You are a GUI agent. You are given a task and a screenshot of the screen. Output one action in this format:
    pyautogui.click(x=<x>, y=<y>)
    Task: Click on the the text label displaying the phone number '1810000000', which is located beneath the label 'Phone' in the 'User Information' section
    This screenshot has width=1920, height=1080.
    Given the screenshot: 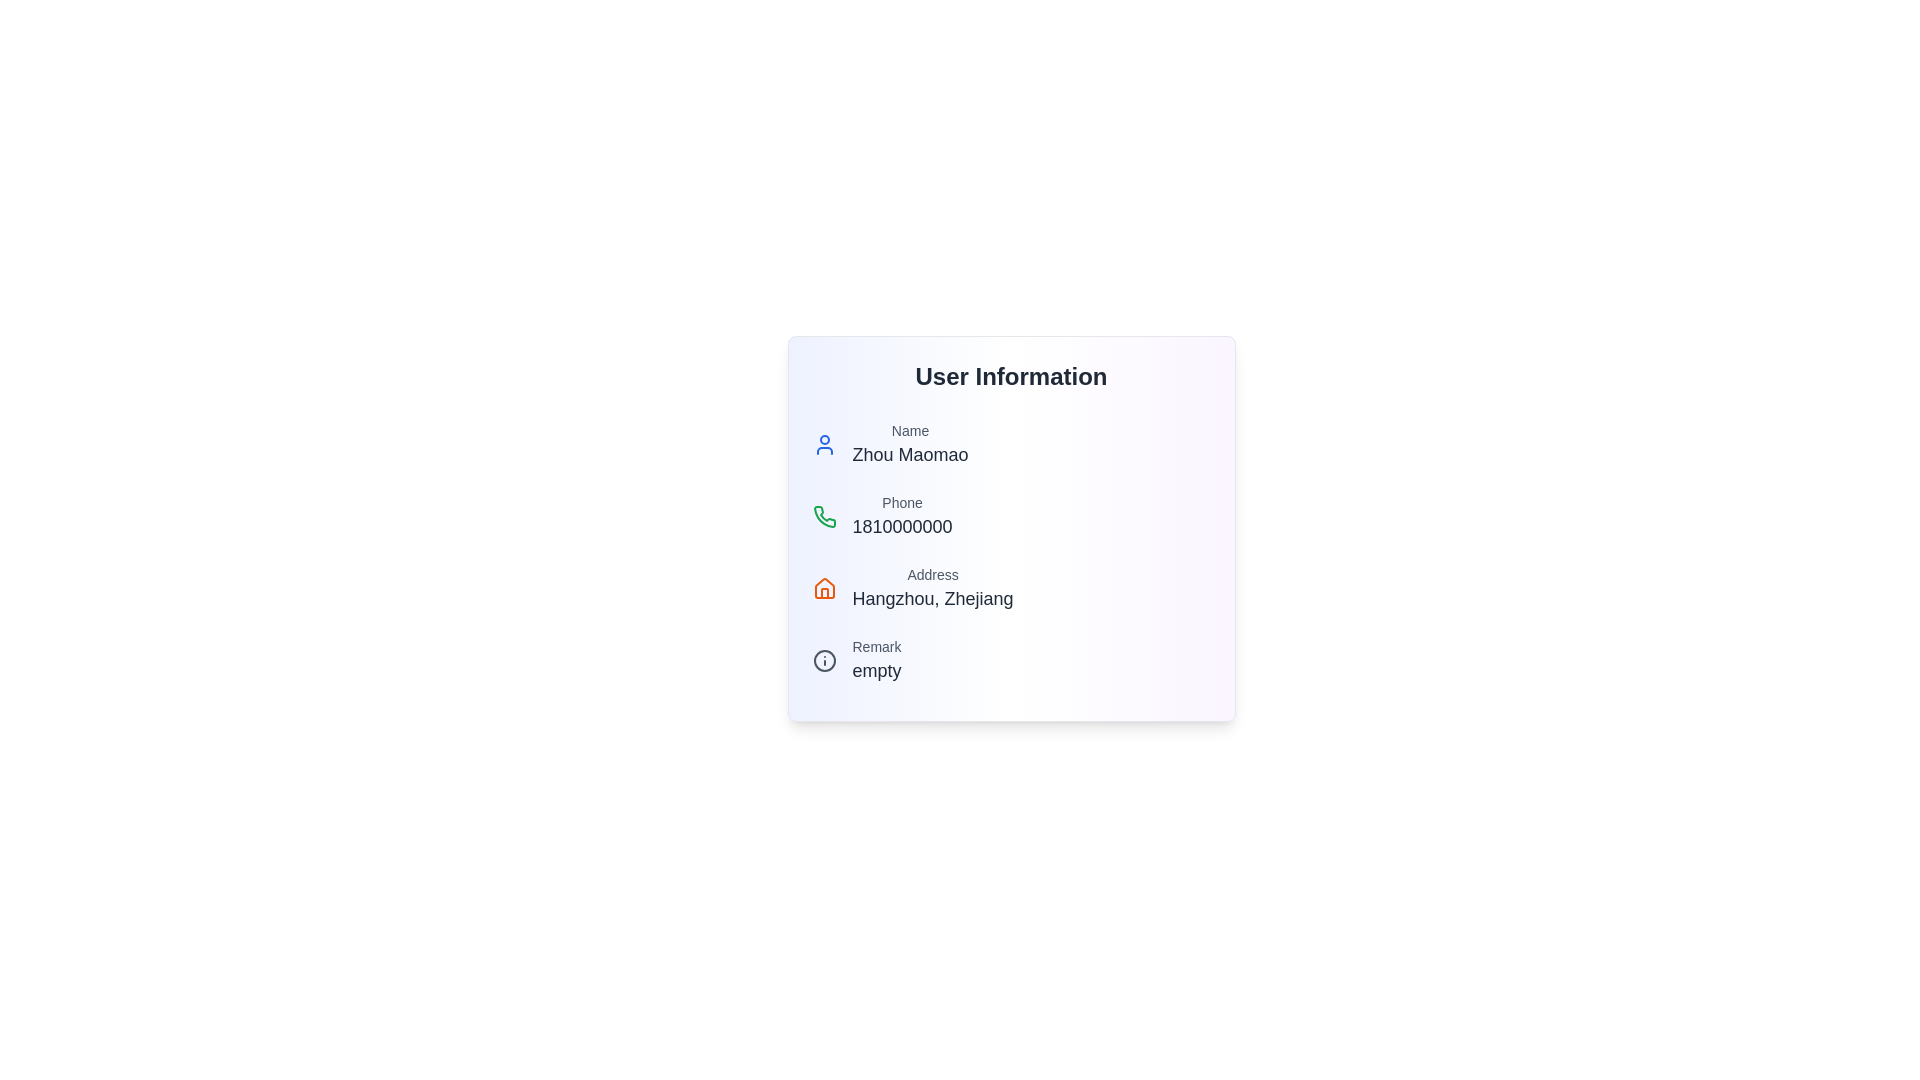 What is the action you would take?
    pyautogui.click(x=901, y=526)
    